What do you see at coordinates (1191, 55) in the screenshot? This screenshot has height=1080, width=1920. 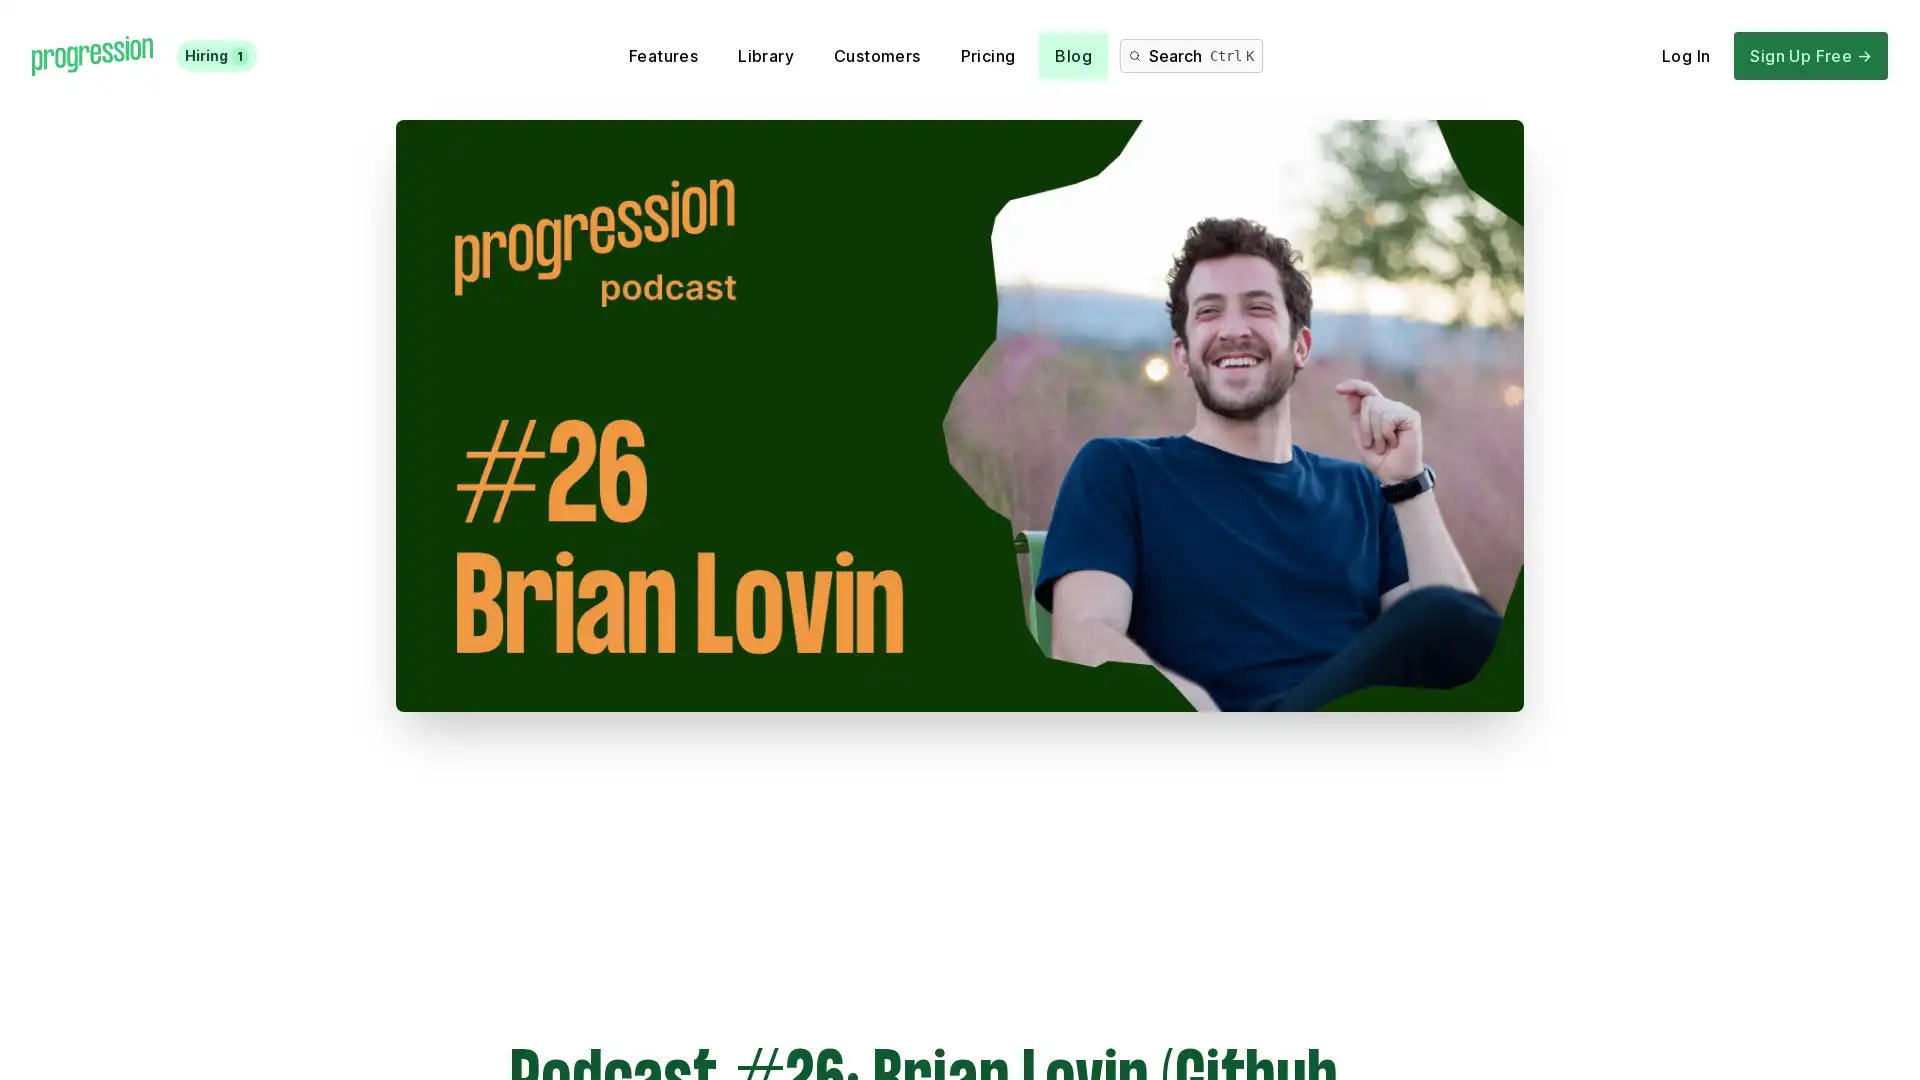 I see `Search Ctrl K` at bounding box center [1191, 55].